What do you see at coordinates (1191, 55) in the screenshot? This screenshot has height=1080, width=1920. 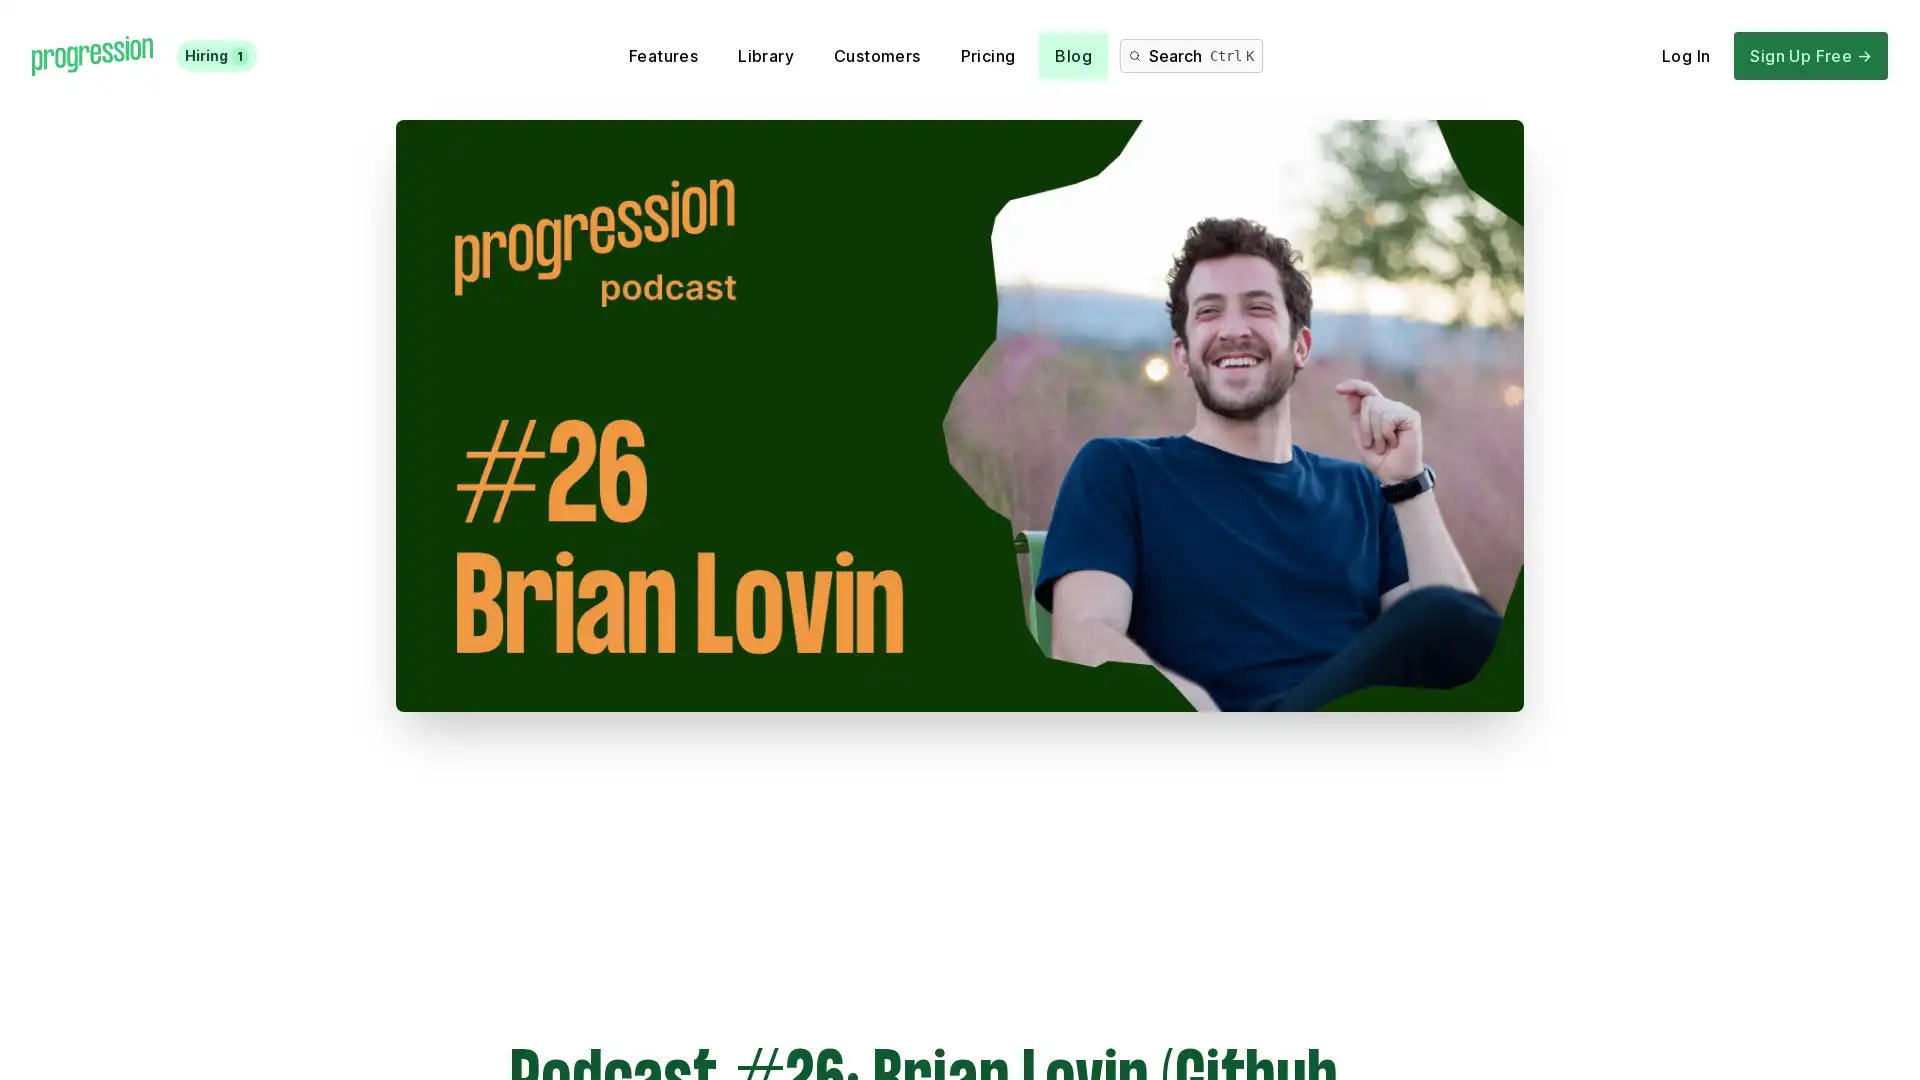 I see `Search Ctrl K` at bounding box center [1191, 55].